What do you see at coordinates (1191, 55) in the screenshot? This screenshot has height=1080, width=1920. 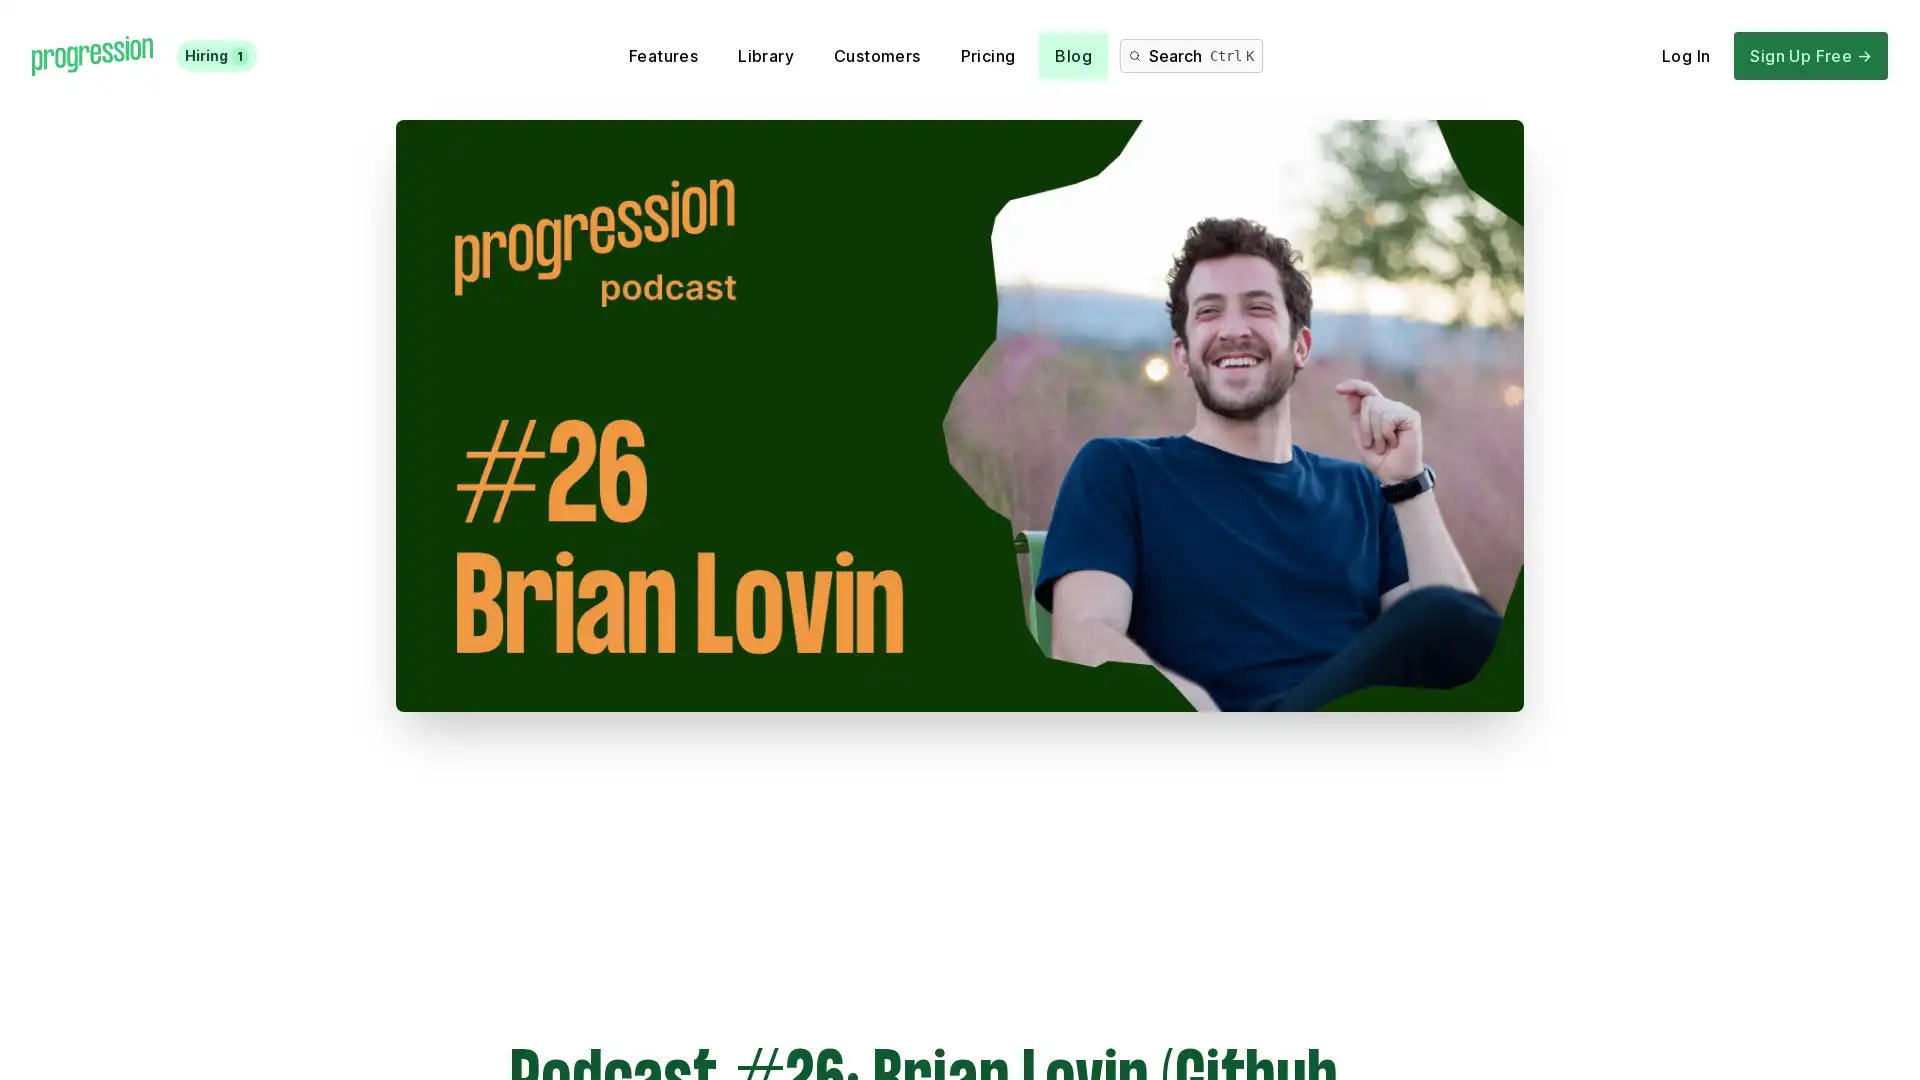 I see `Search Ctrl K` at bounding box center [1191, 55].